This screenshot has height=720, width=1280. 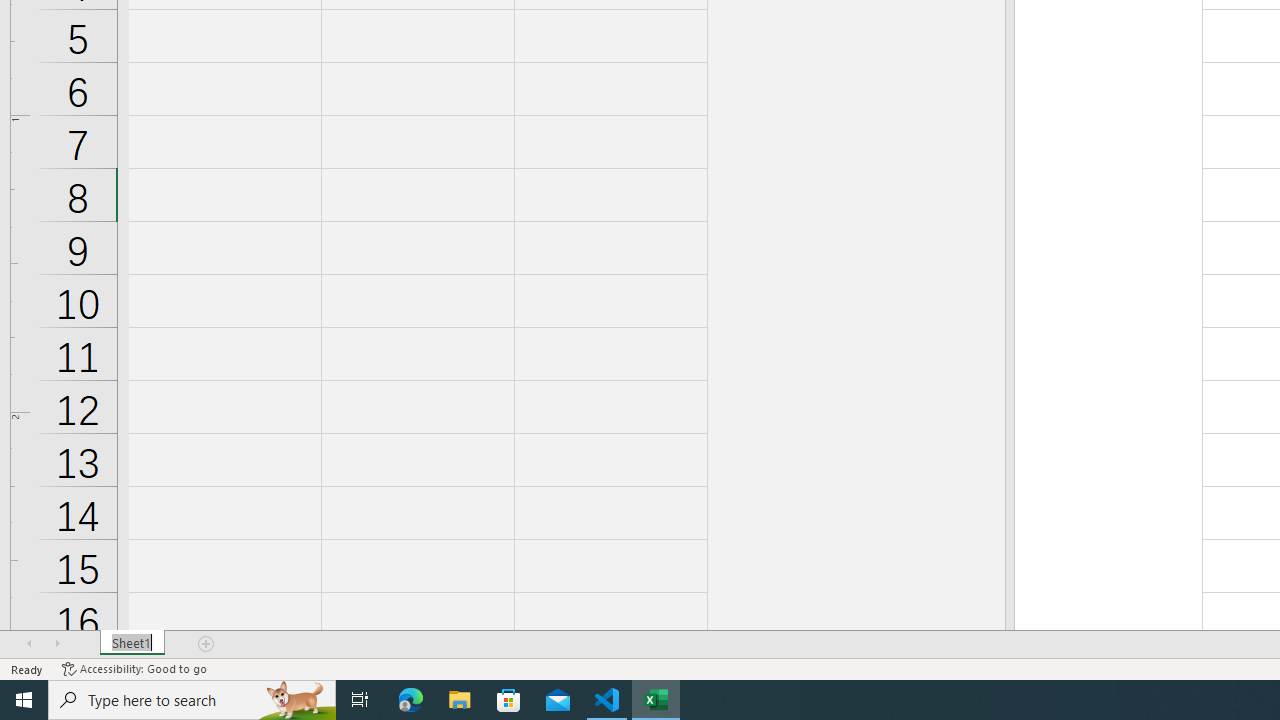 I want to click on 'Add Sheet', so click(x=207, y=644).